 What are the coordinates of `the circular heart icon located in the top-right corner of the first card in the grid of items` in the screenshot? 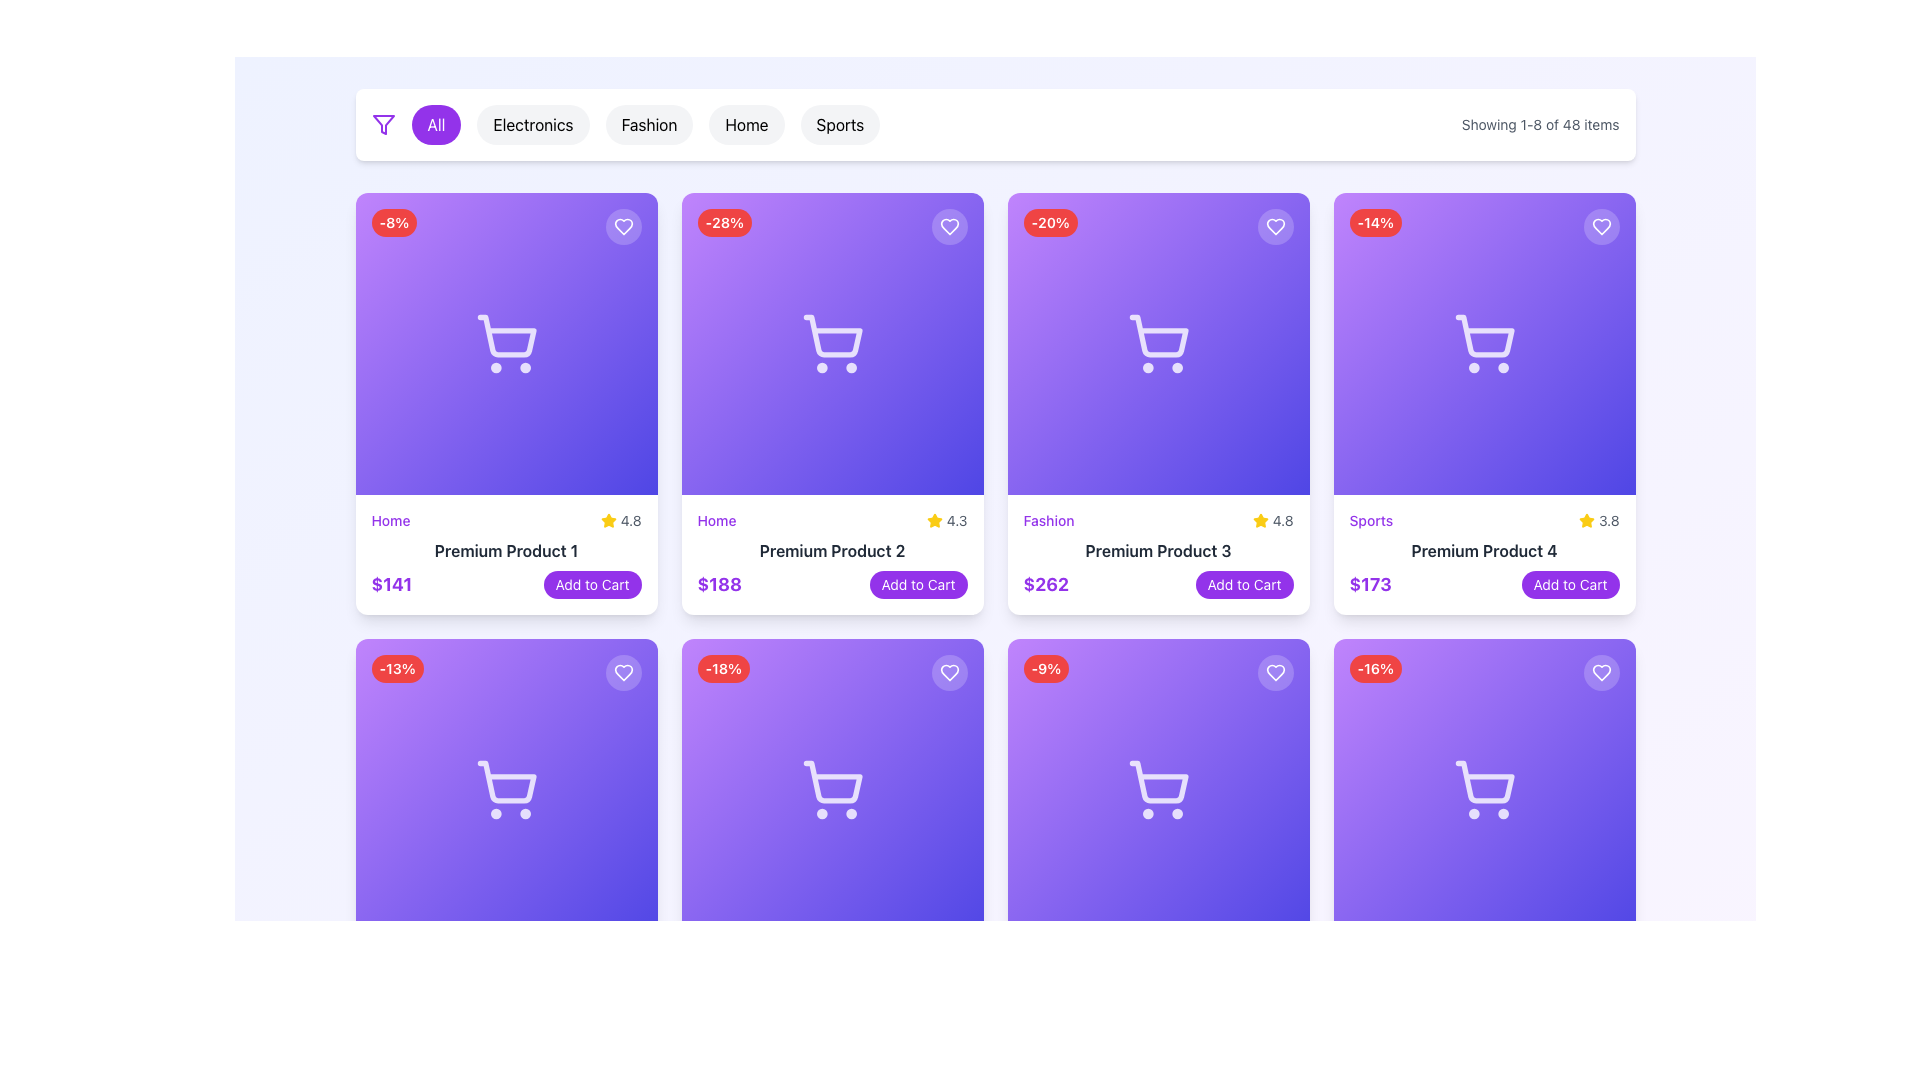 It's located at (622, 226).